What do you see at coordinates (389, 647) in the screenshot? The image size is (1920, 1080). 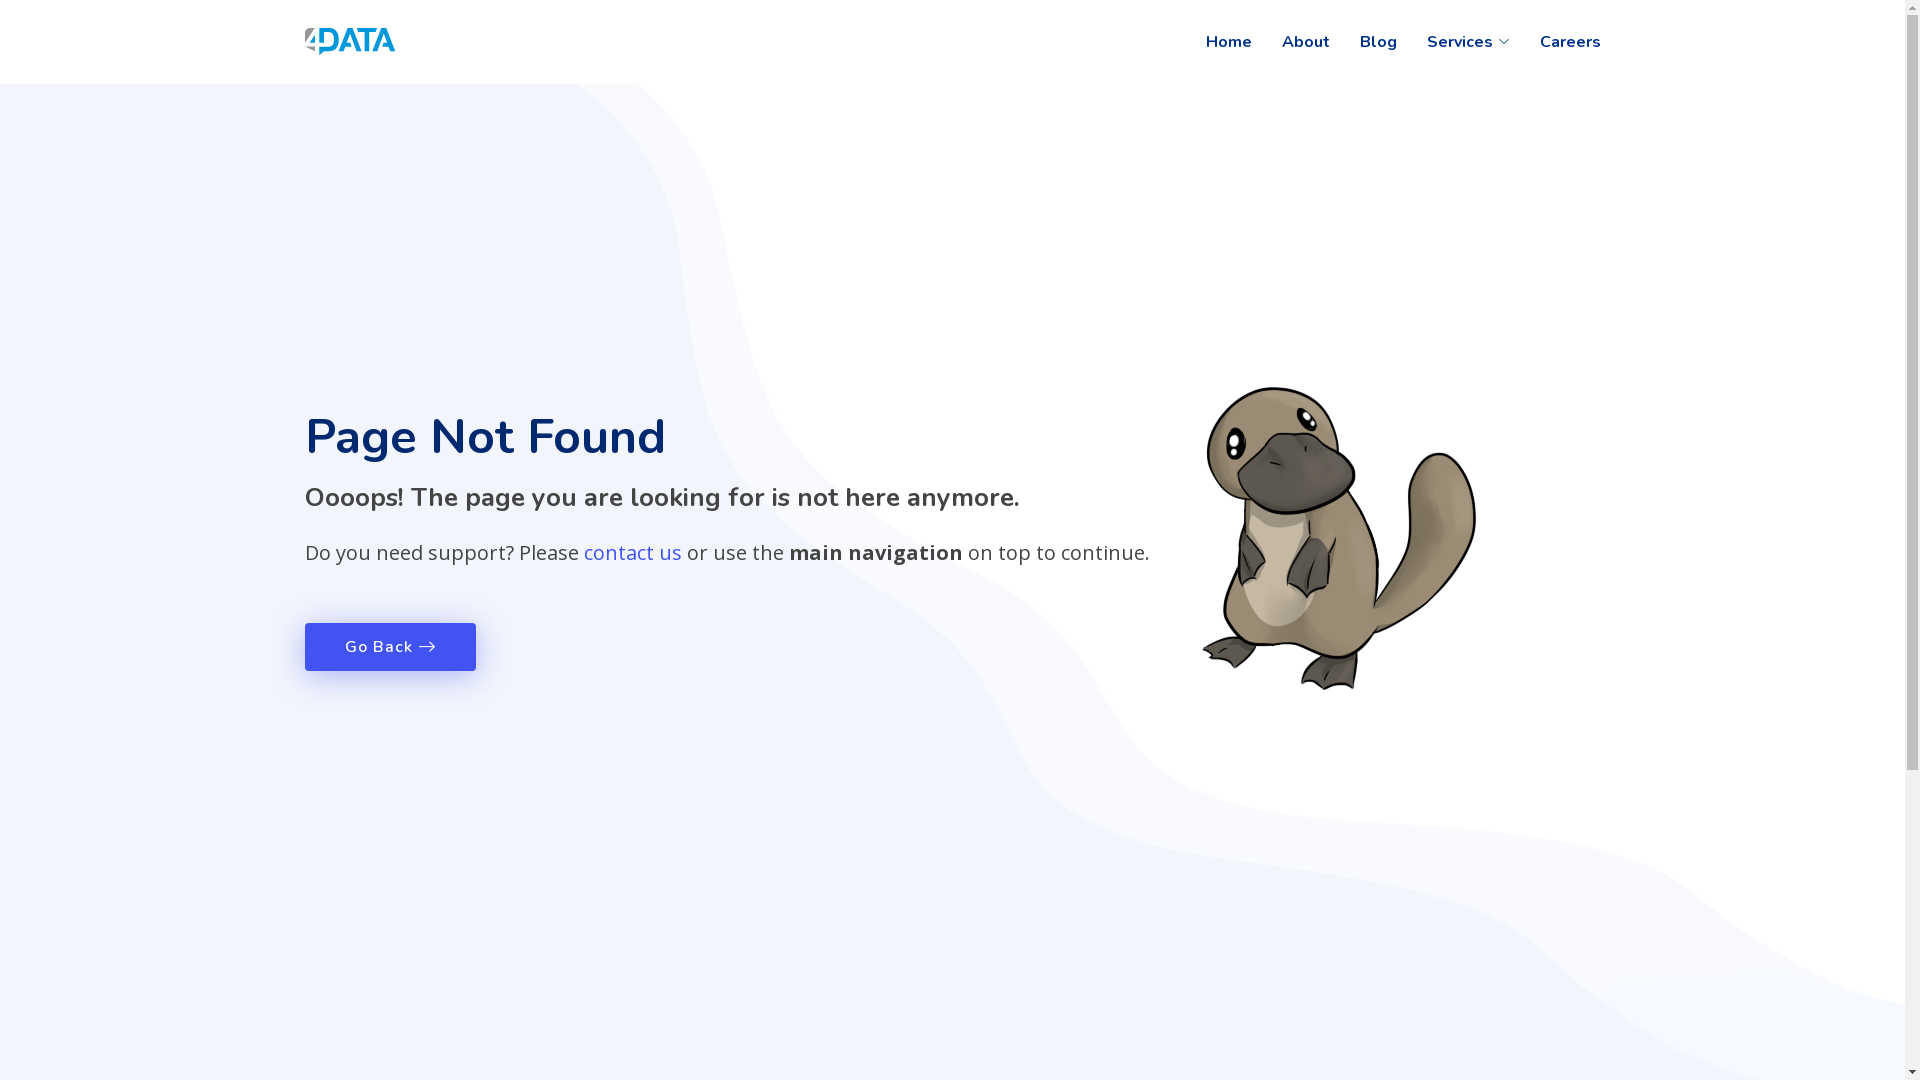 I see `'Go Back'` at bounding box center [389, 647].